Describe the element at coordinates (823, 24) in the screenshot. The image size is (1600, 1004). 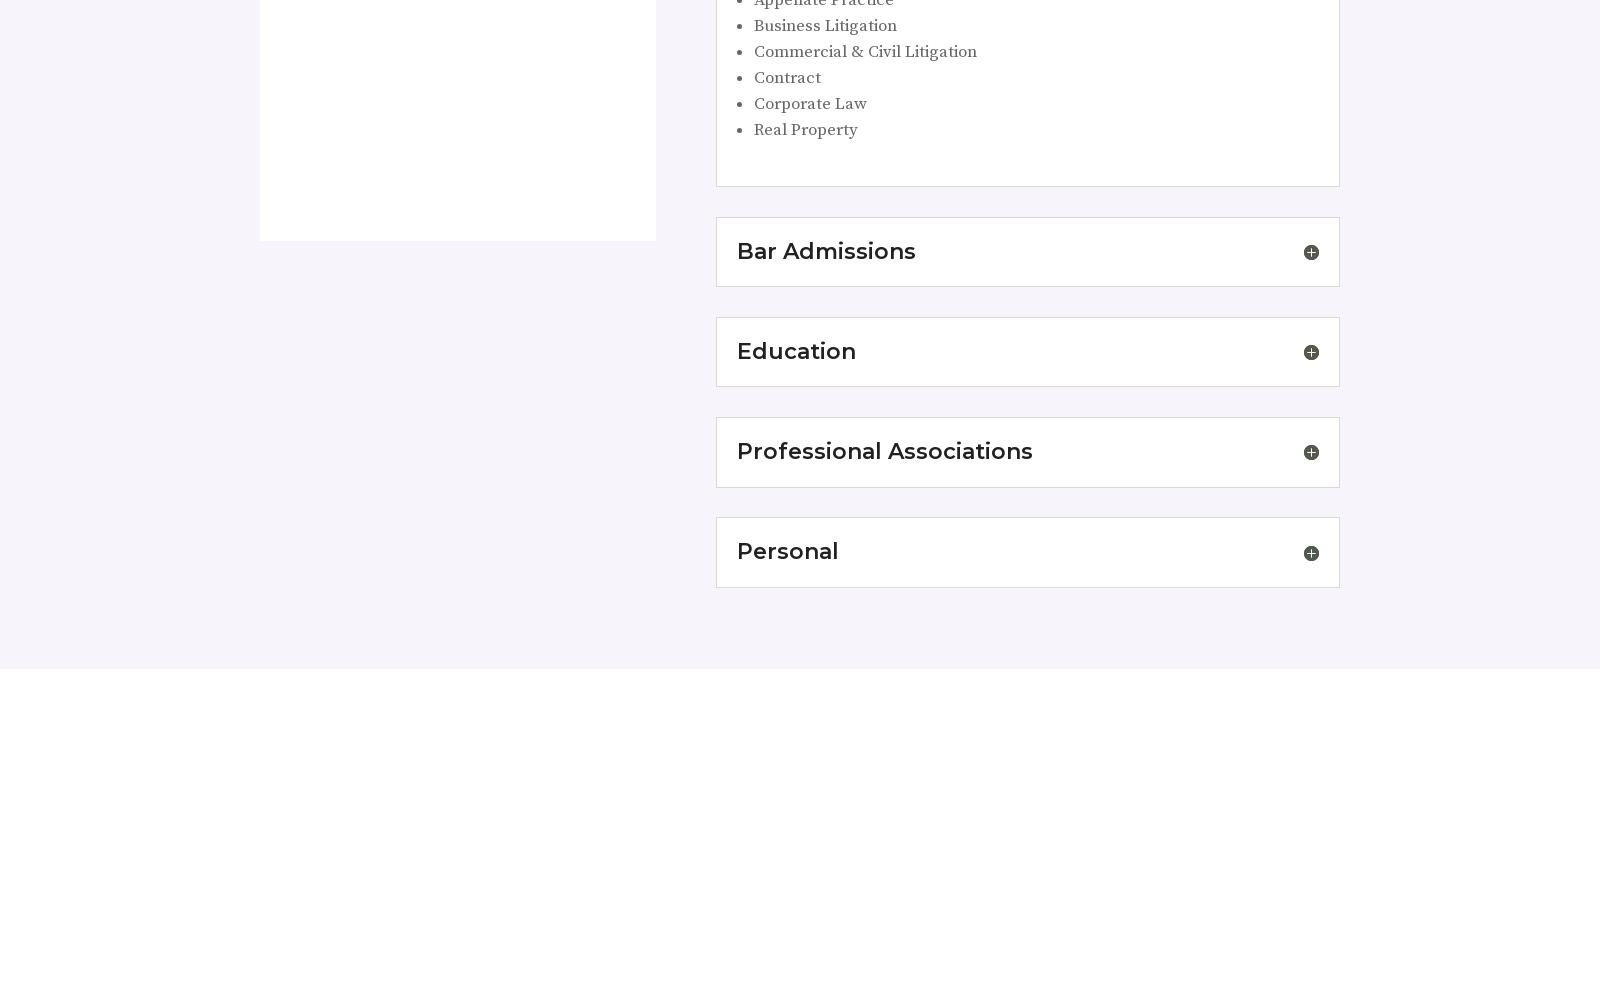
I see `'Business Litigation'` at that location.